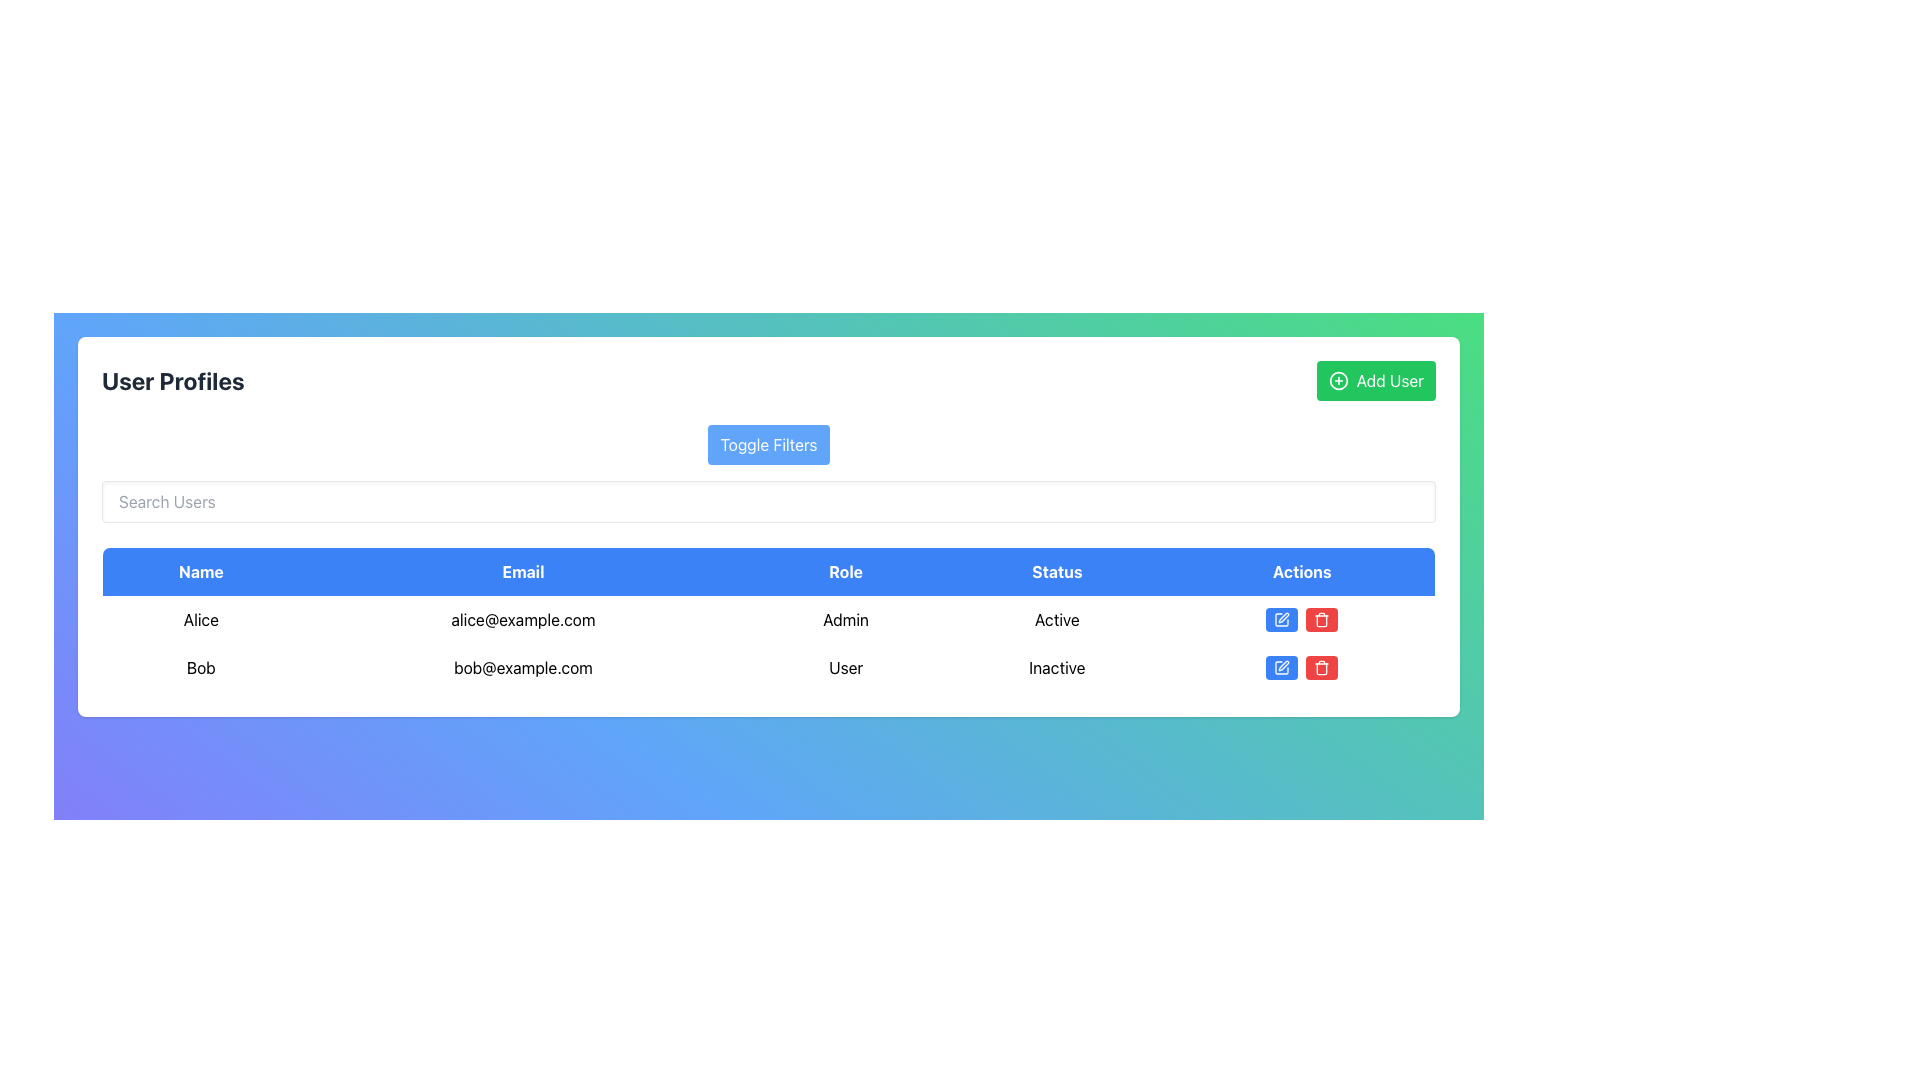 This screenshot has height=1080, width=1920. I want to click on the edit icon button located in the second row of the table under the 'Actions' column, aligned with the user 'Bob', so click(1282, 667).